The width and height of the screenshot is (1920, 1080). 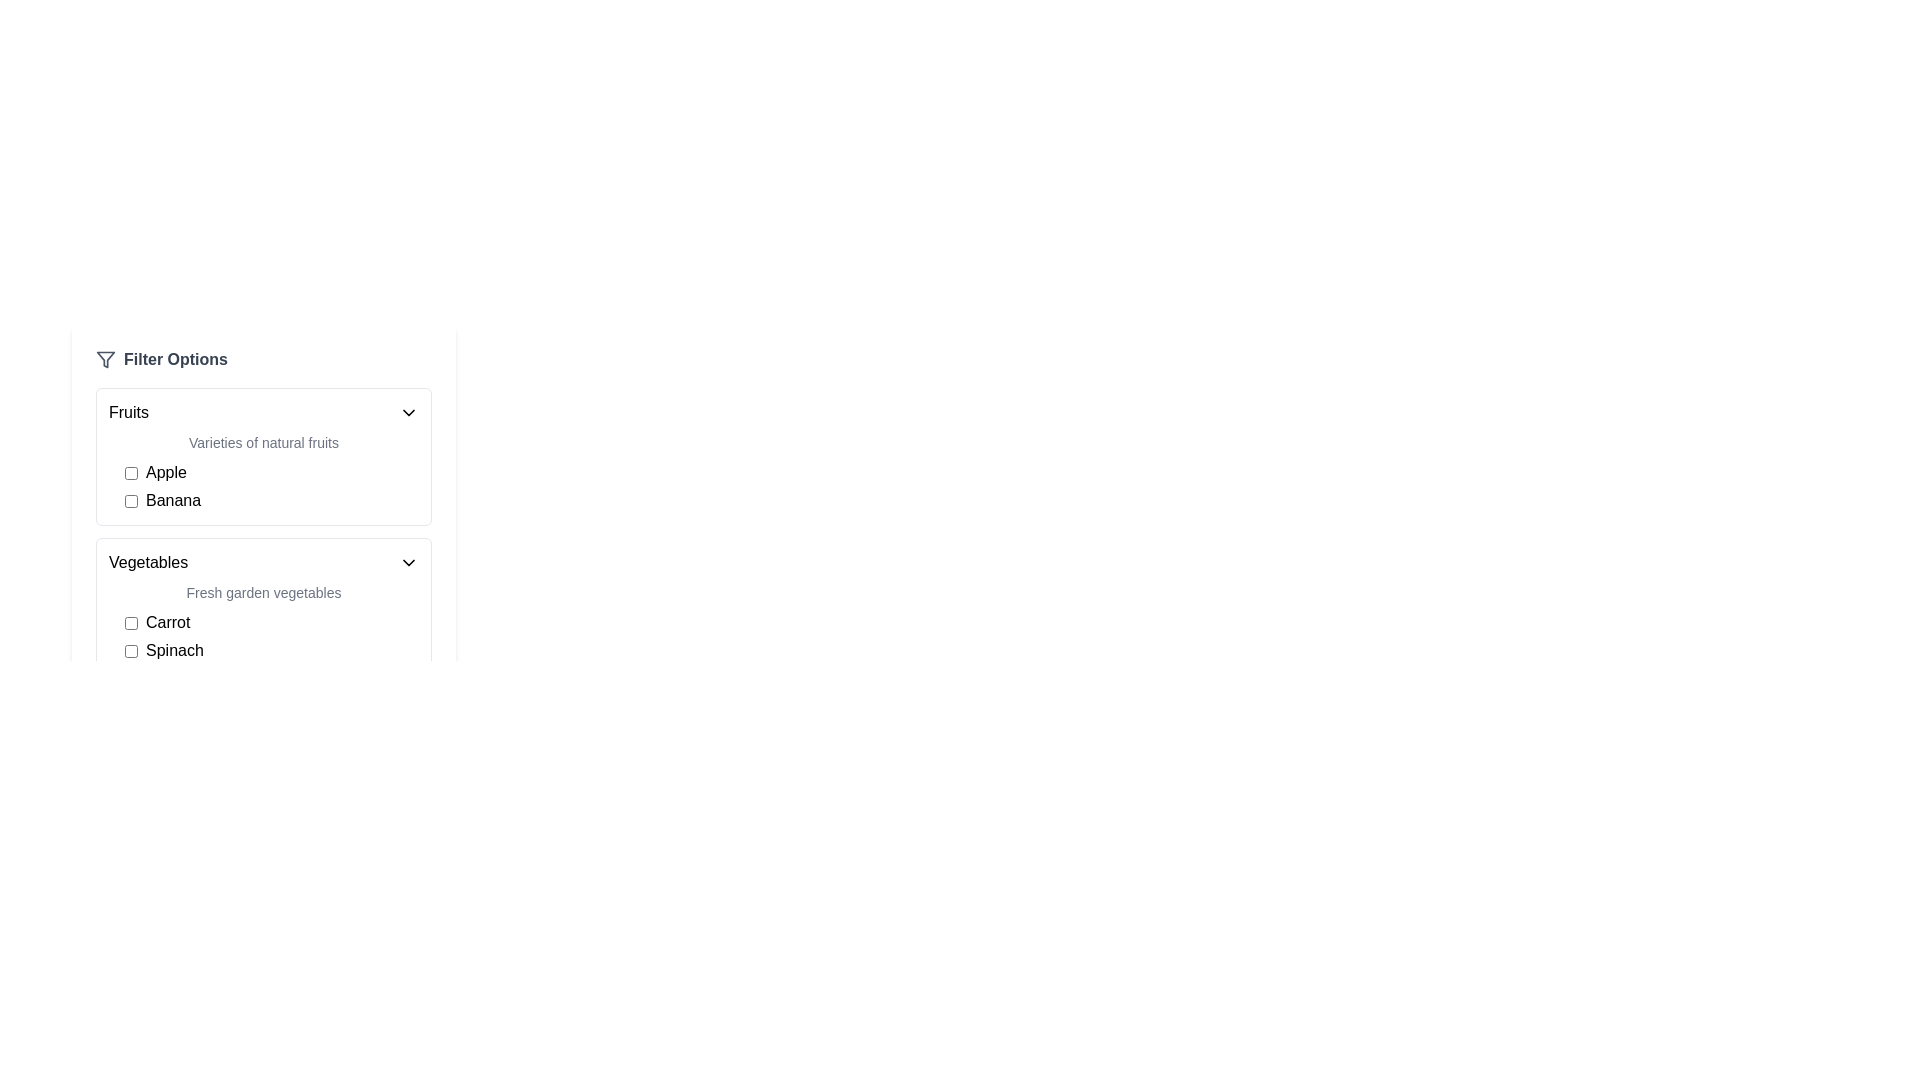 I want to click on the filter icon, represented by a gray funnel shape, located to the left of the text 'Filter Options', so click(x=104, y=358).